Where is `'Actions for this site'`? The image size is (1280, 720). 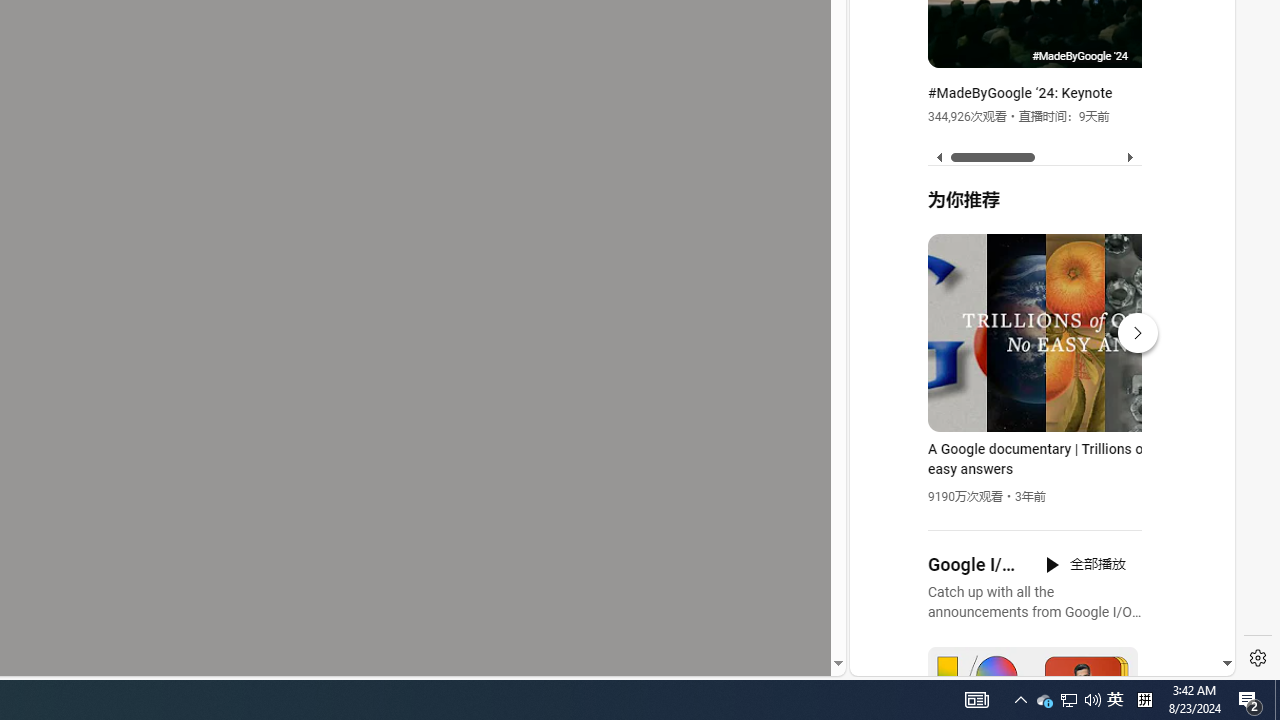 'Actions for this site' is located at coordinates (1131, 442).